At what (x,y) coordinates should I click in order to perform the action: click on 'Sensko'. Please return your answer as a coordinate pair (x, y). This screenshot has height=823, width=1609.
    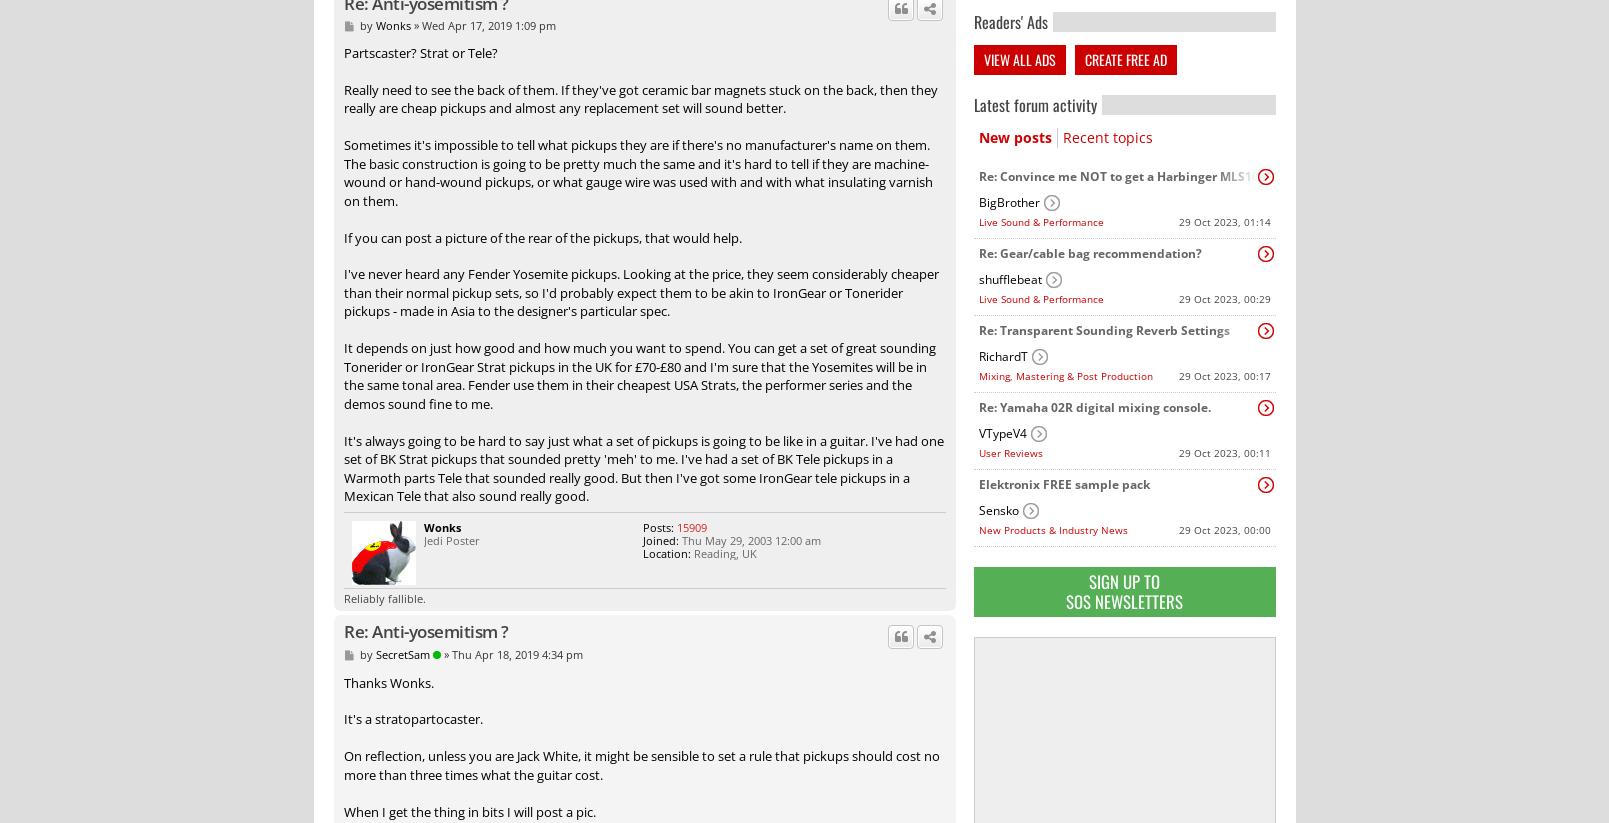
    Looking at the image, I should click on (997, 510).